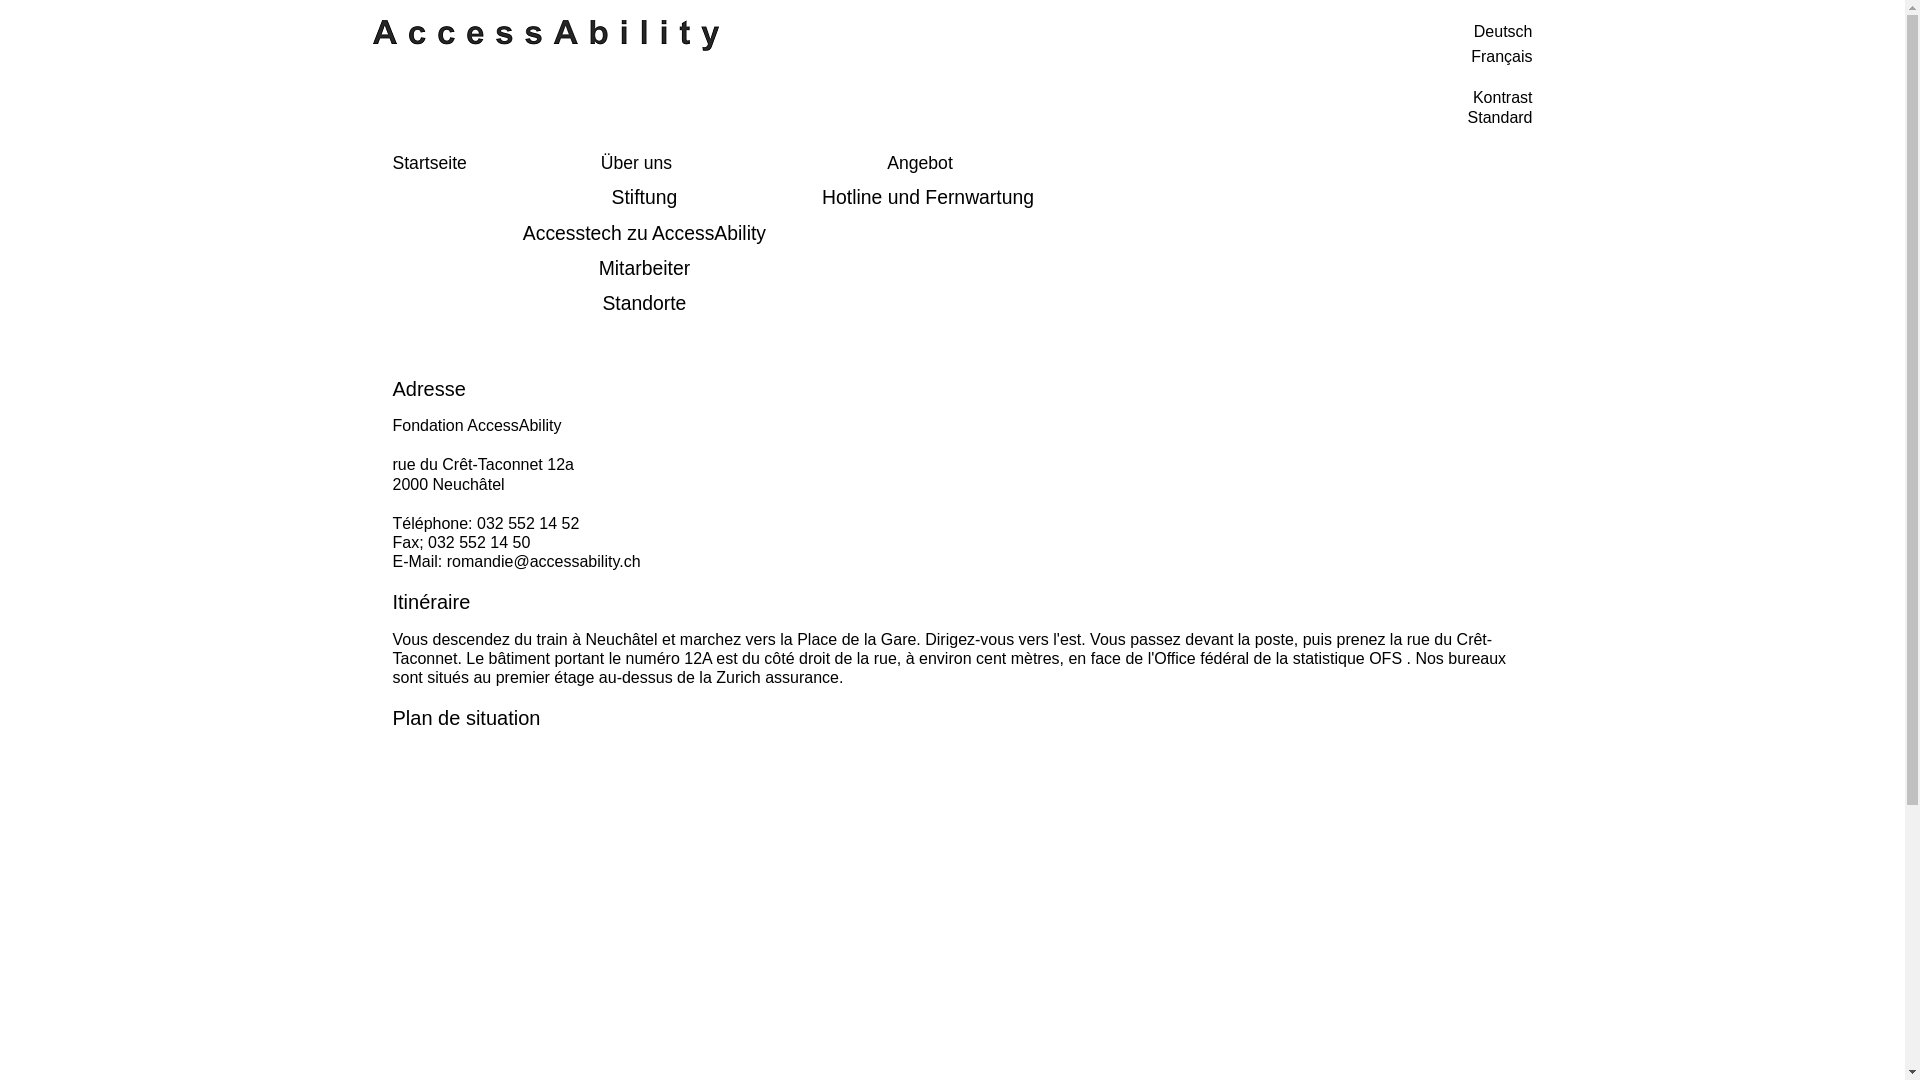  Describe the element at coordinates (644, 267) in the screenshot. I see `'Mitarbeiter'` at that location.